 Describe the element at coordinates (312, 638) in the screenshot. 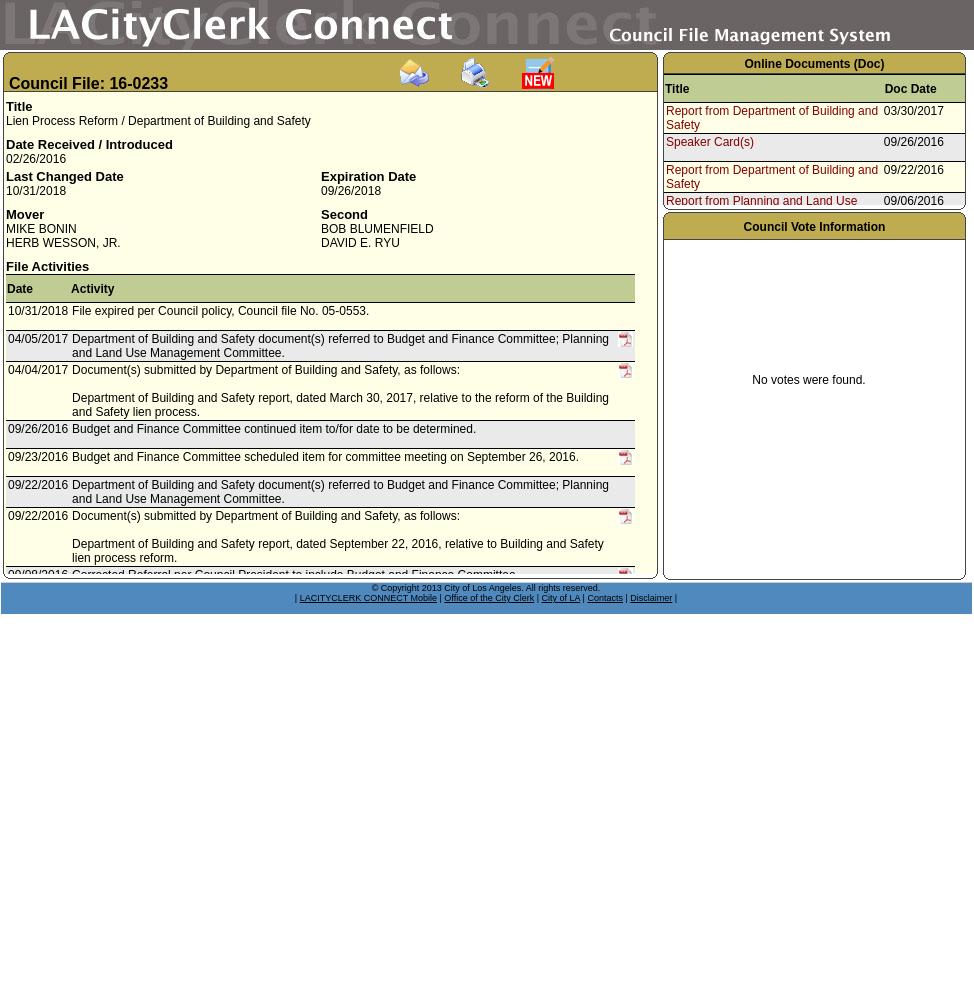

I see `'Planning and Land Use Management Committee scheduled item for committee meeting on September 6, 2016.'` at that location.